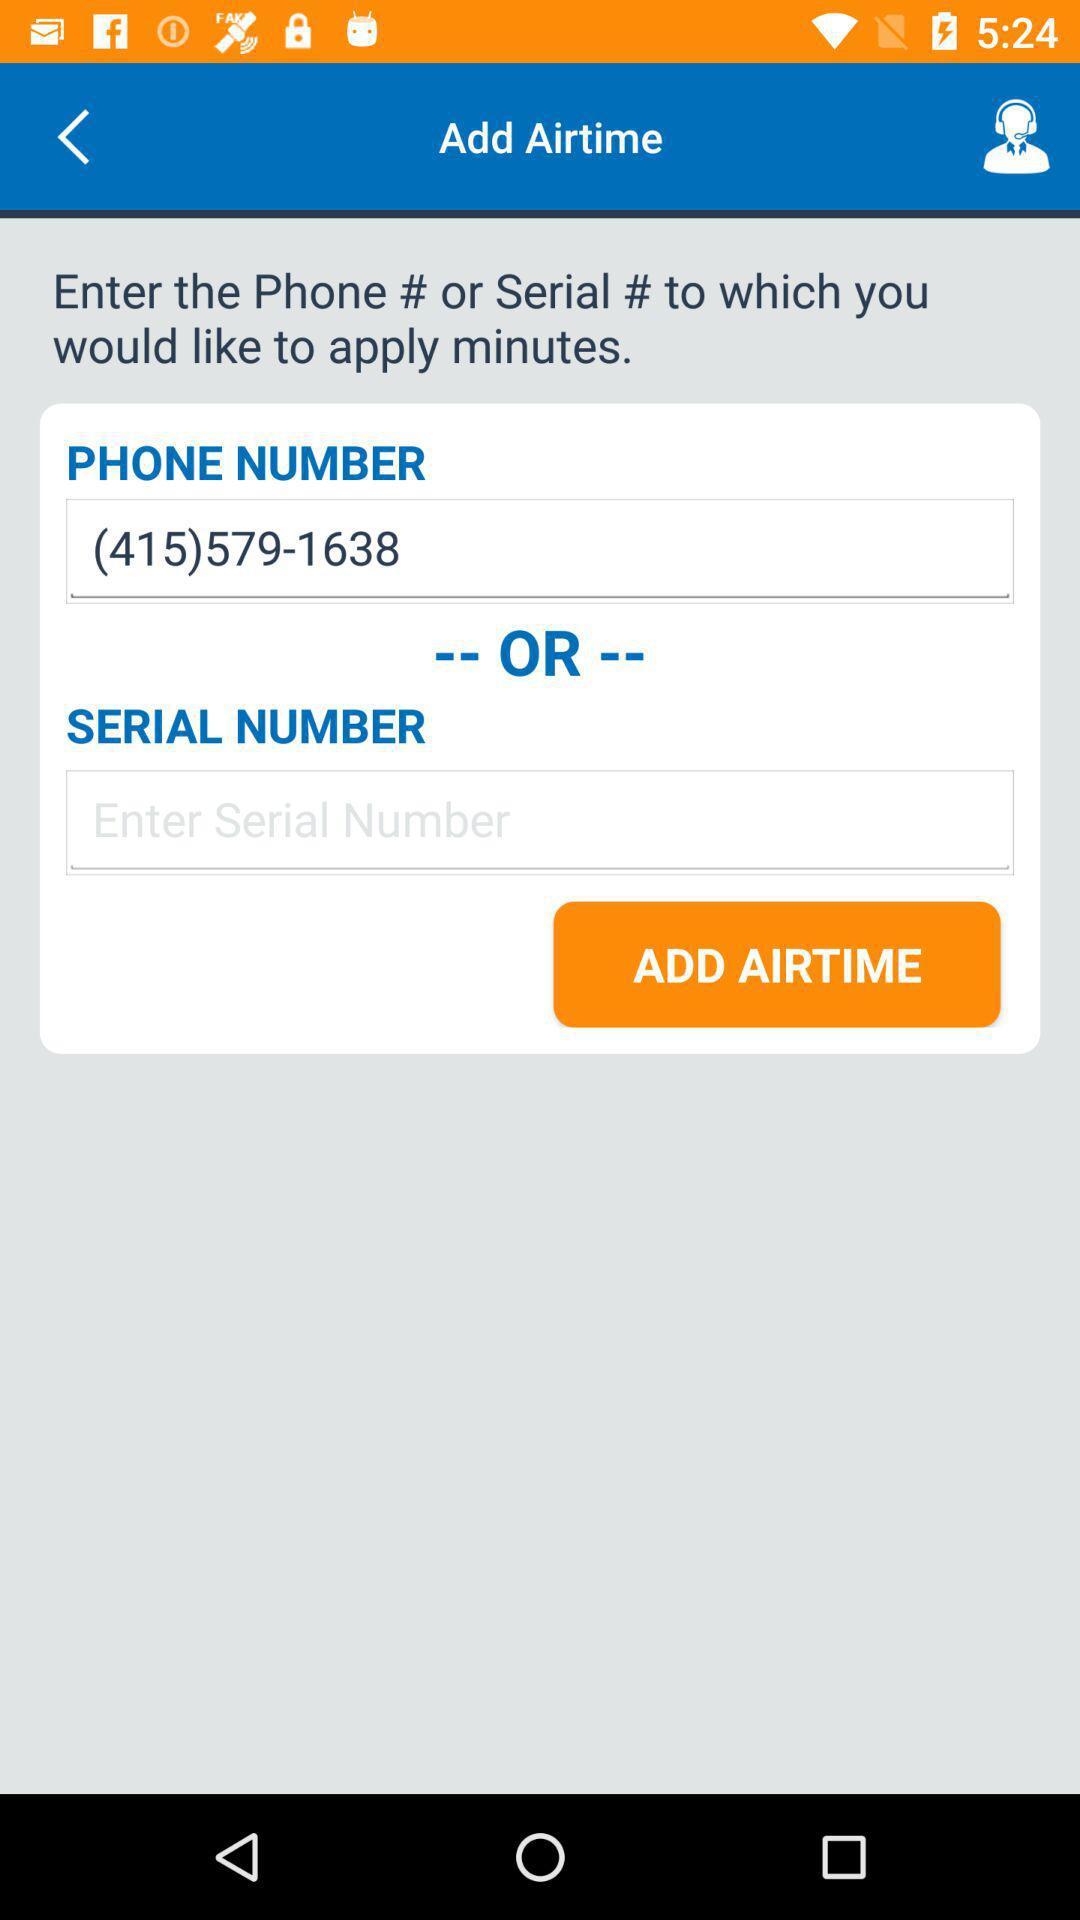 This screenshot has height=1920, width=1080. Describe the element at coordinates (1017, 135) in the screenshot. I see `item at the top right corner` at that location.